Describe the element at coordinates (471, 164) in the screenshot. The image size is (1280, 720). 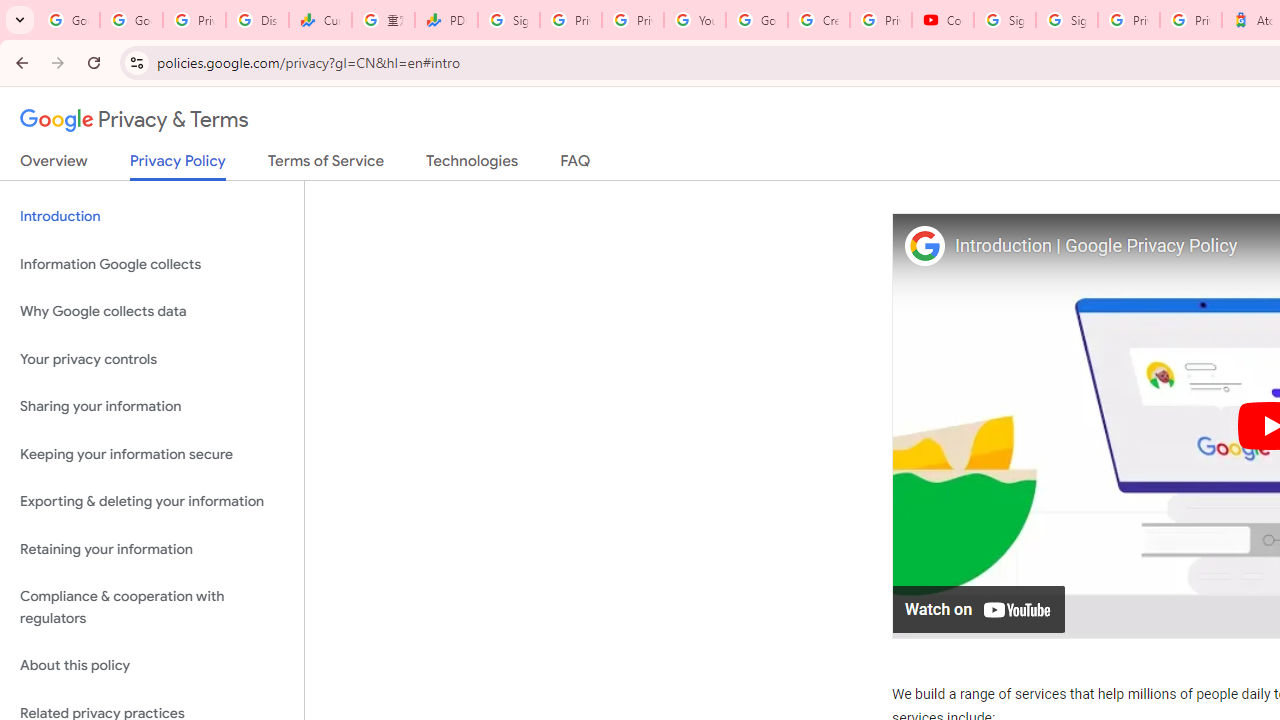
I see `'Technologies'` at that location.